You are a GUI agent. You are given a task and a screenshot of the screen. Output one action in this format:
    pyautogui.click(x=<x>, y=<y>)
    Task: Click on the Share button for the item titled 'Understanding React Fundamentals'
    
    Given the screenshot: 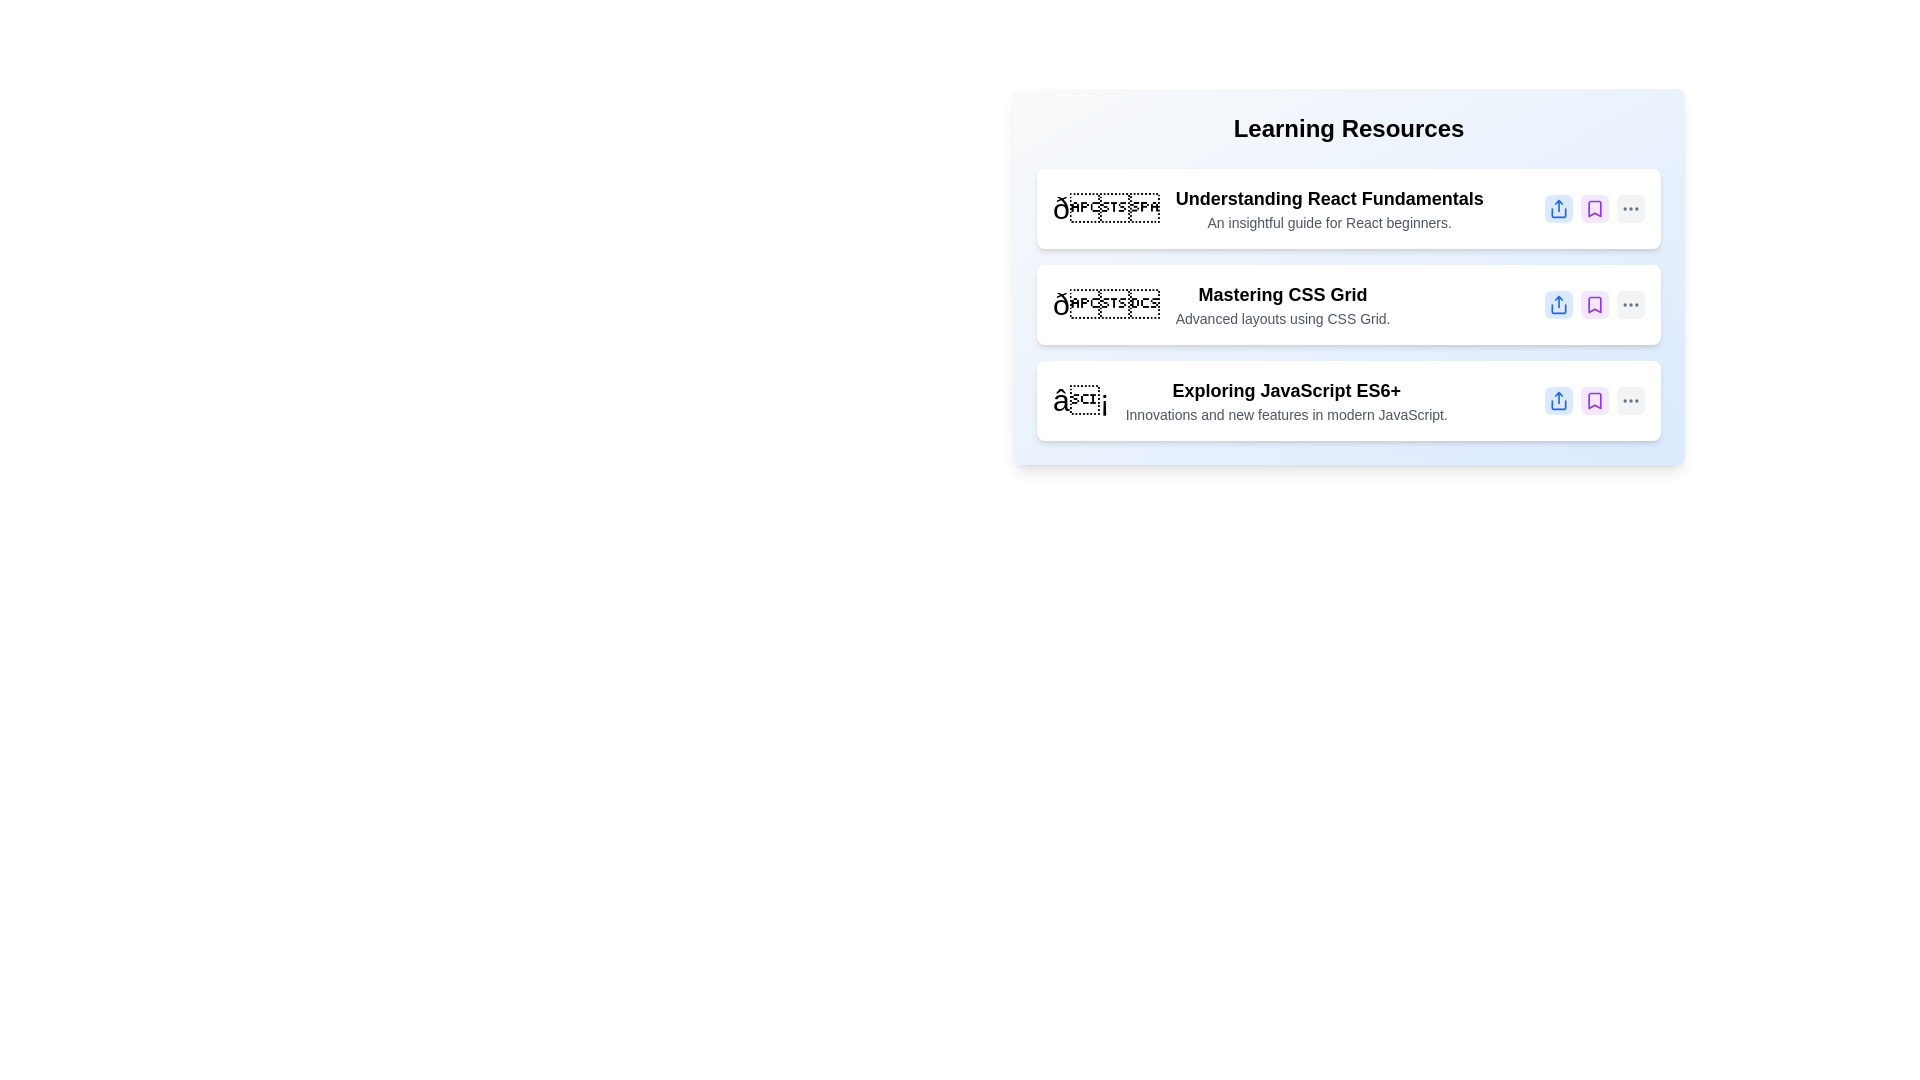 What is the action you would take?
    pyautogui.click(x=1558, y=208)
    